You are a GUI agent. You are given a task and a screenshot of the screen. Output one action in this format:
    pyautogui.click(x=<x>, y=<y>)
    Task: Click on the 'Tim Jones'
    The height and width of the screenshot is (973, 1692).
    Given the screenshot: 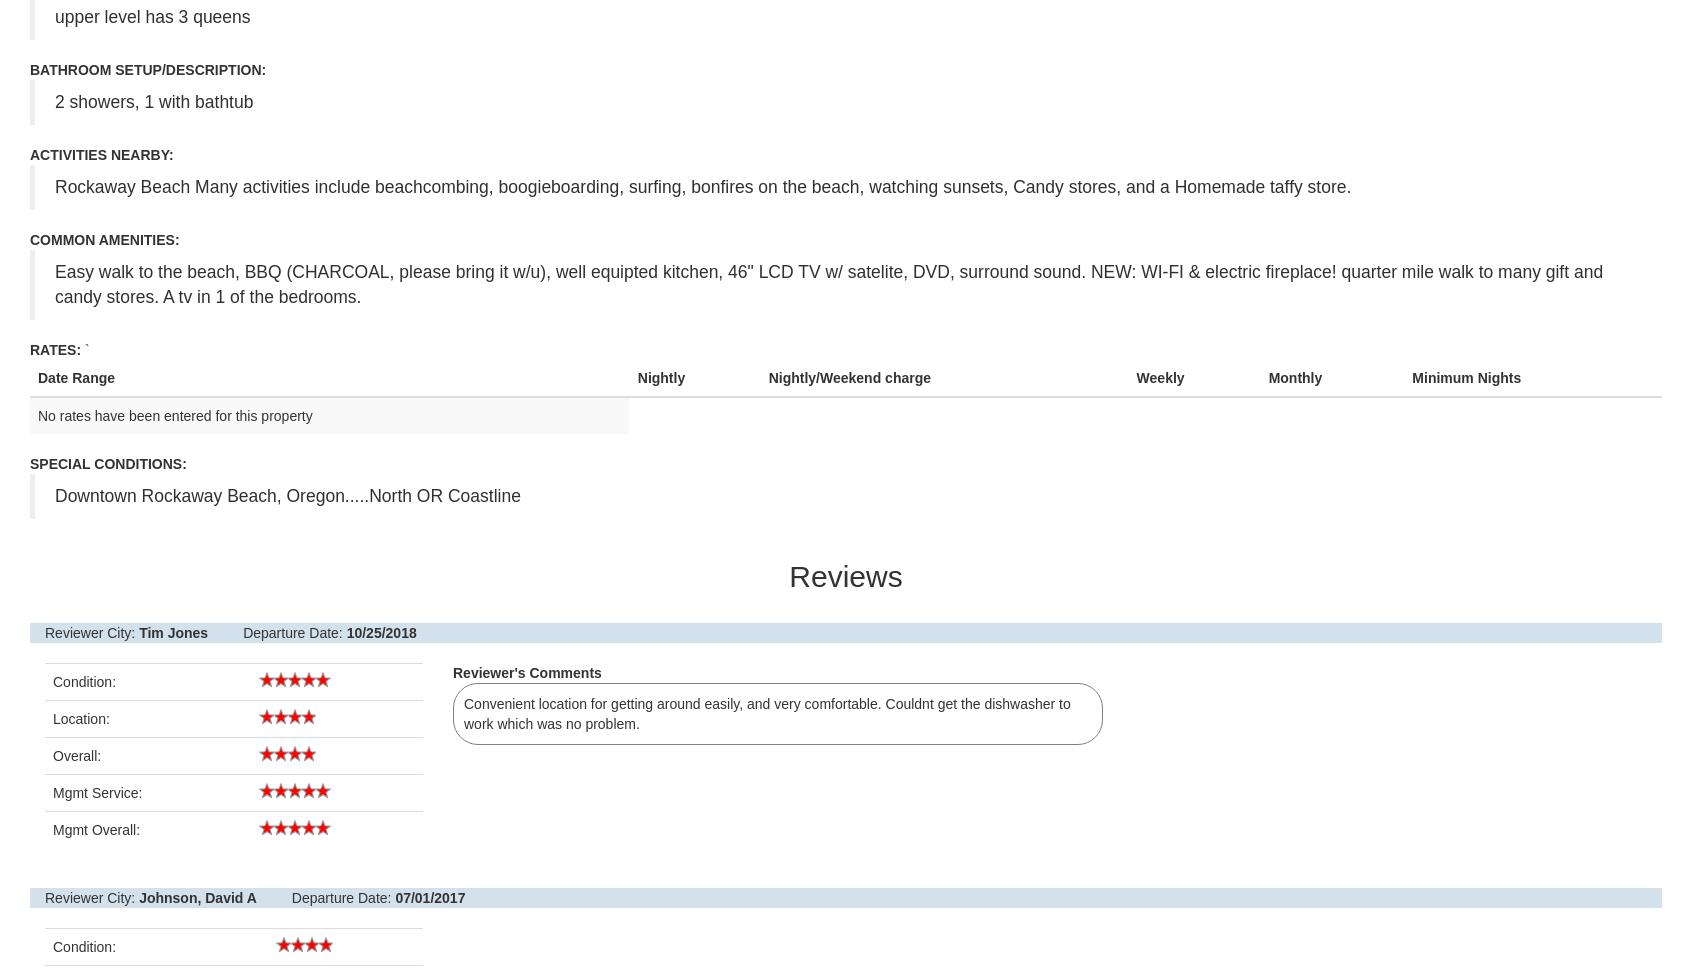 What is the action you would take?
    pyautogui.click(x=172, y=632)
    